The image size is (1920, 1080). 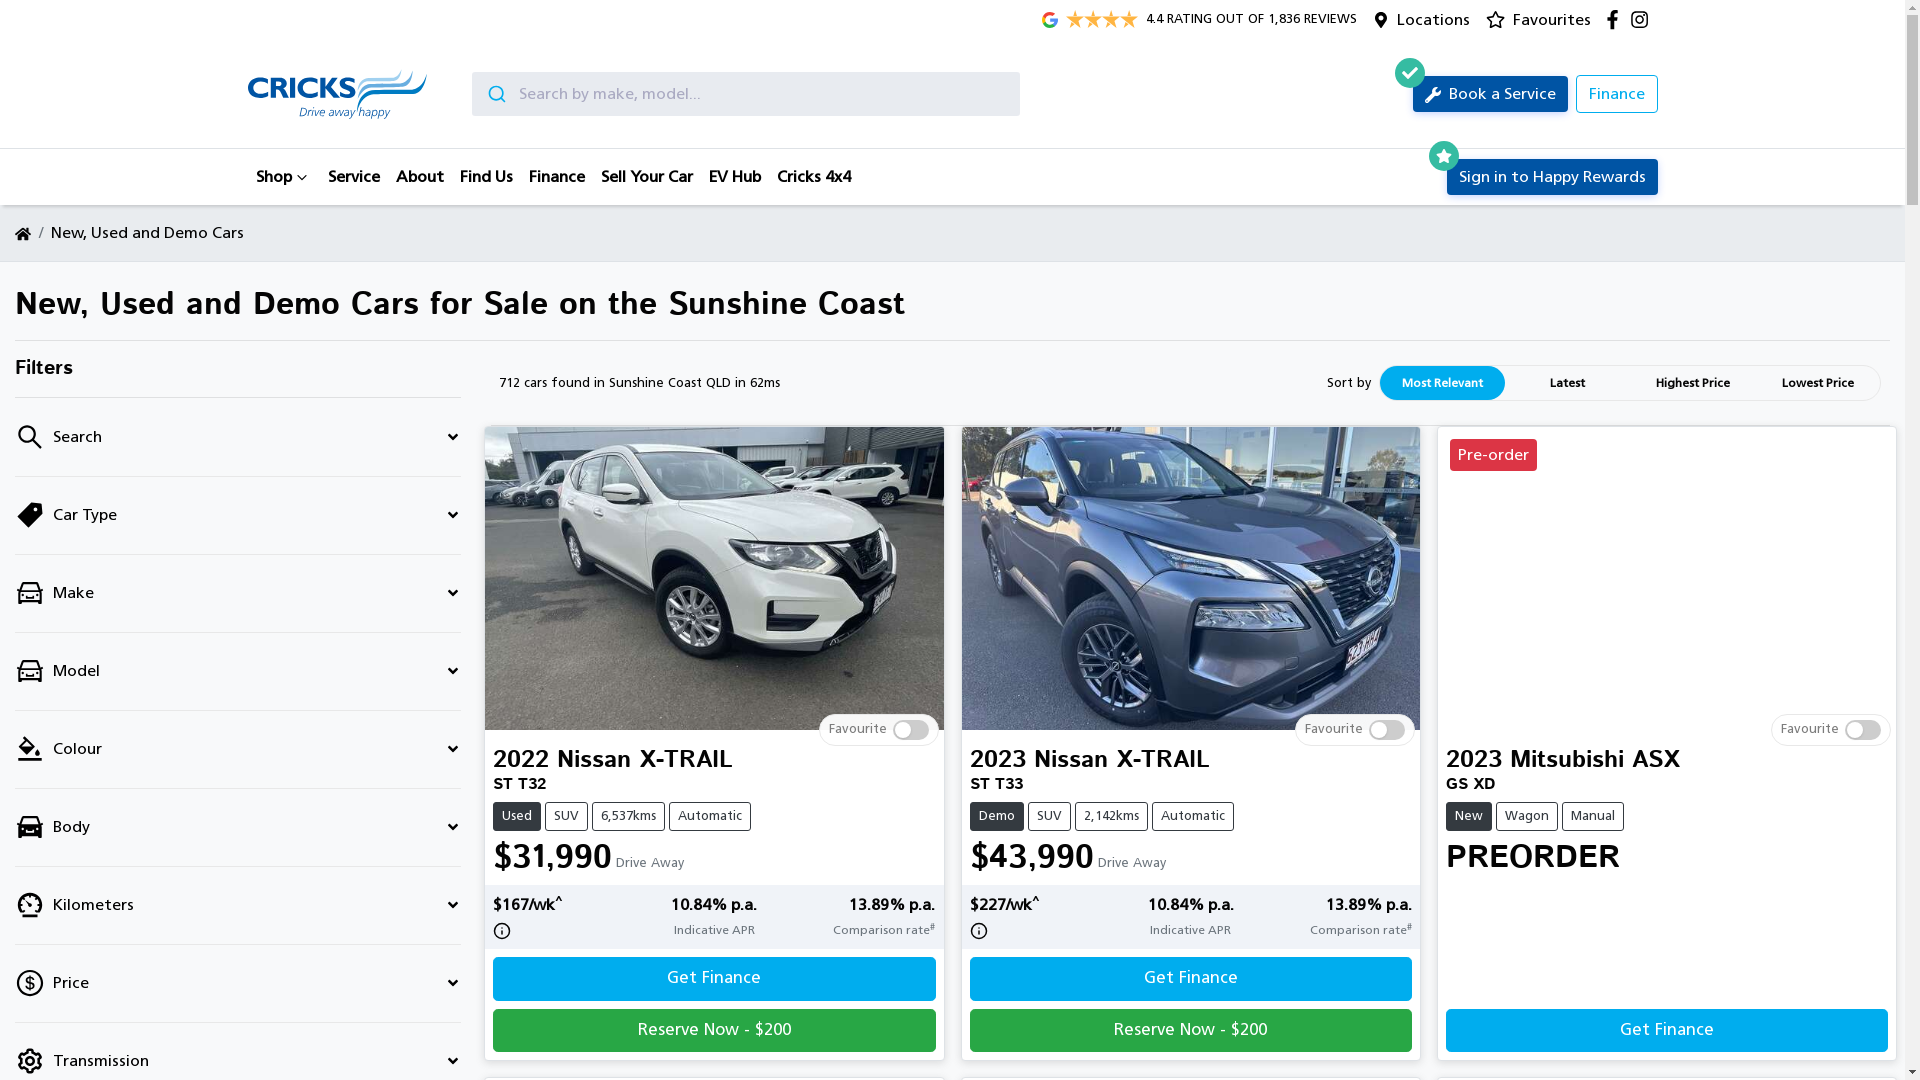 What do you see at coordinates (238, 671) in the screenshot?
I see `'Model'` at bounding box center [238, 671].